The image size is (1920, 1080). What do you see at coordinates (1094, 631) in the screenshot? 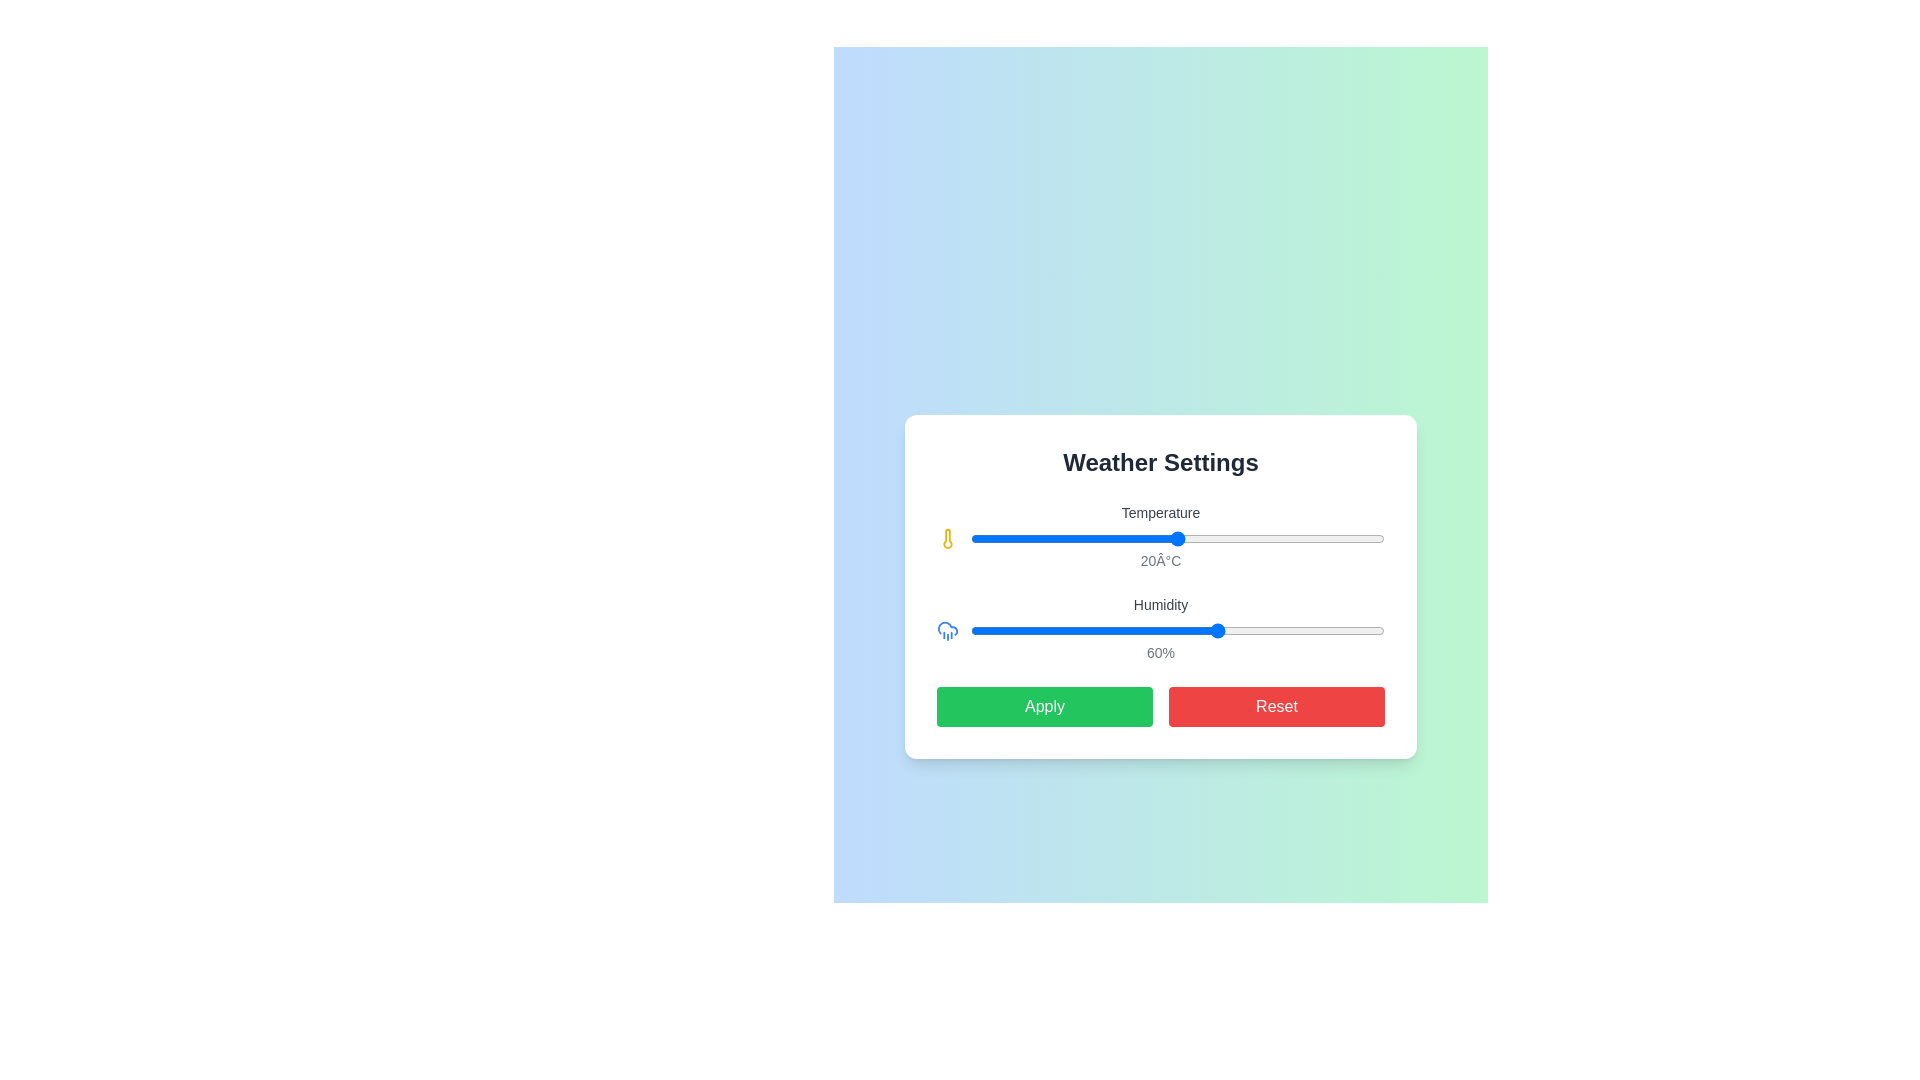
I see `humidity` at bounding box center [1094, 631].